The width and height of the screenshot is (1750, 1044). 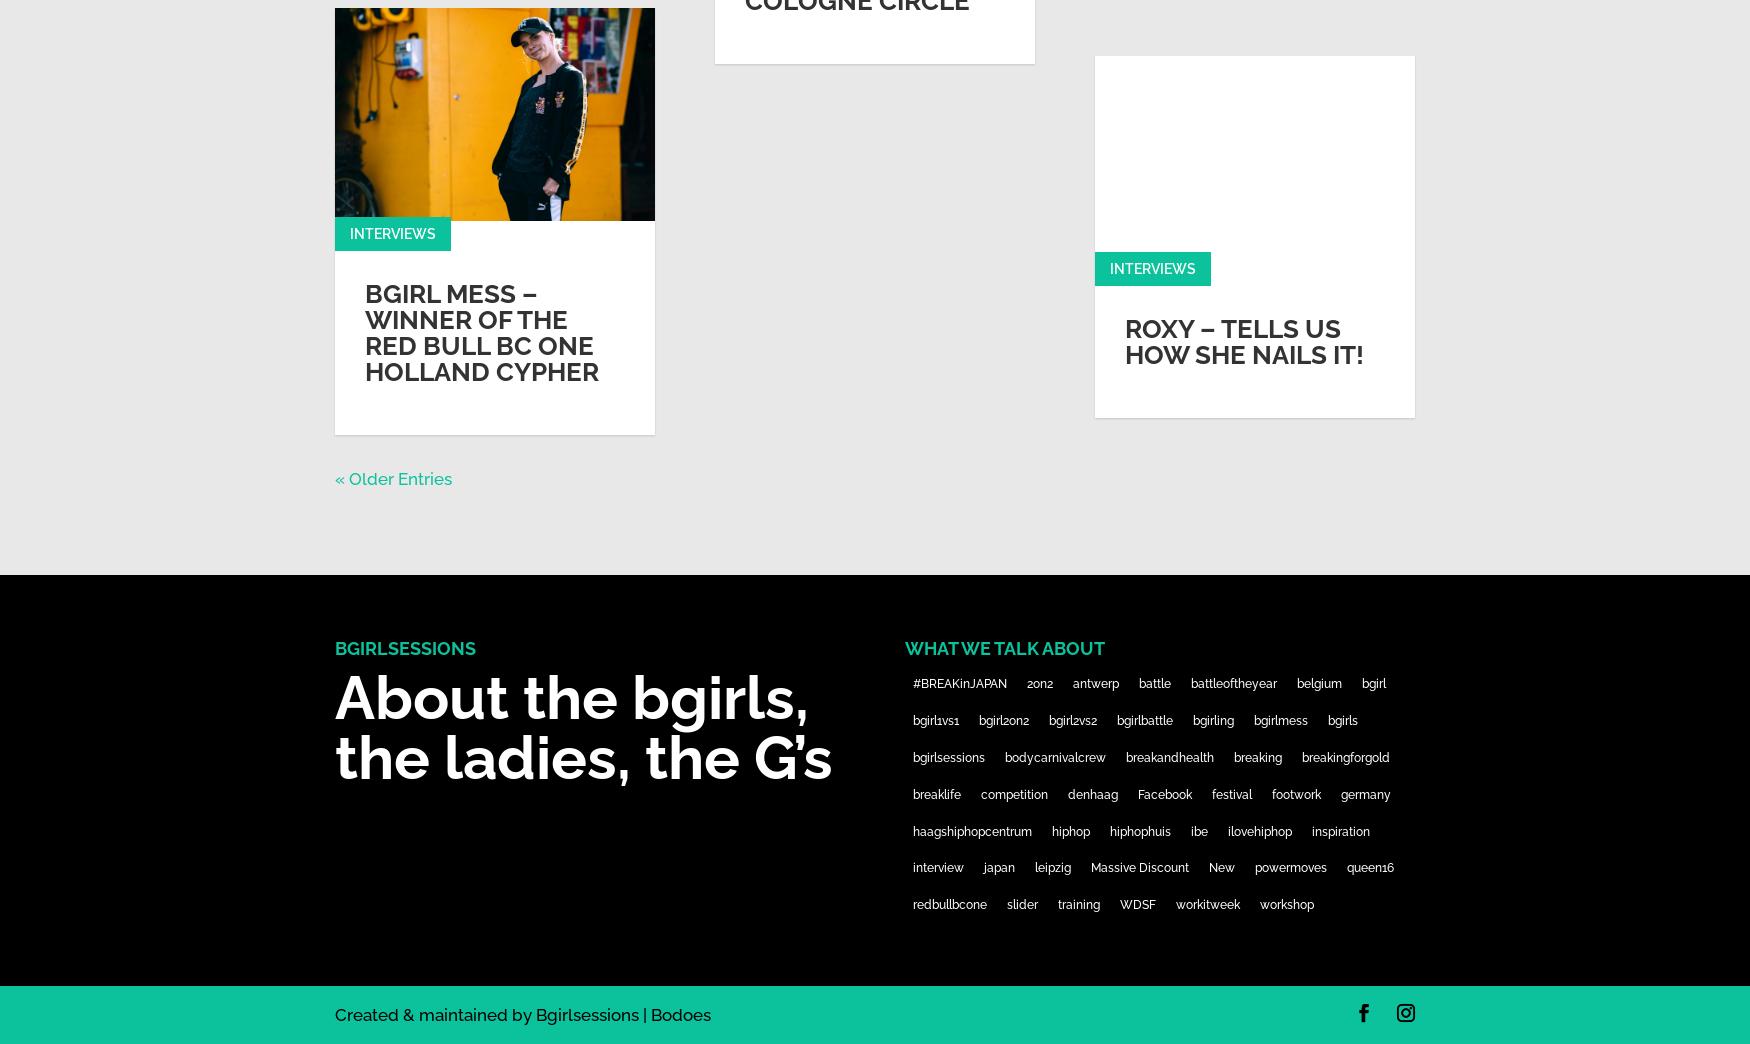 I want to click on 'WDSF', so click(x=1135, y=905).